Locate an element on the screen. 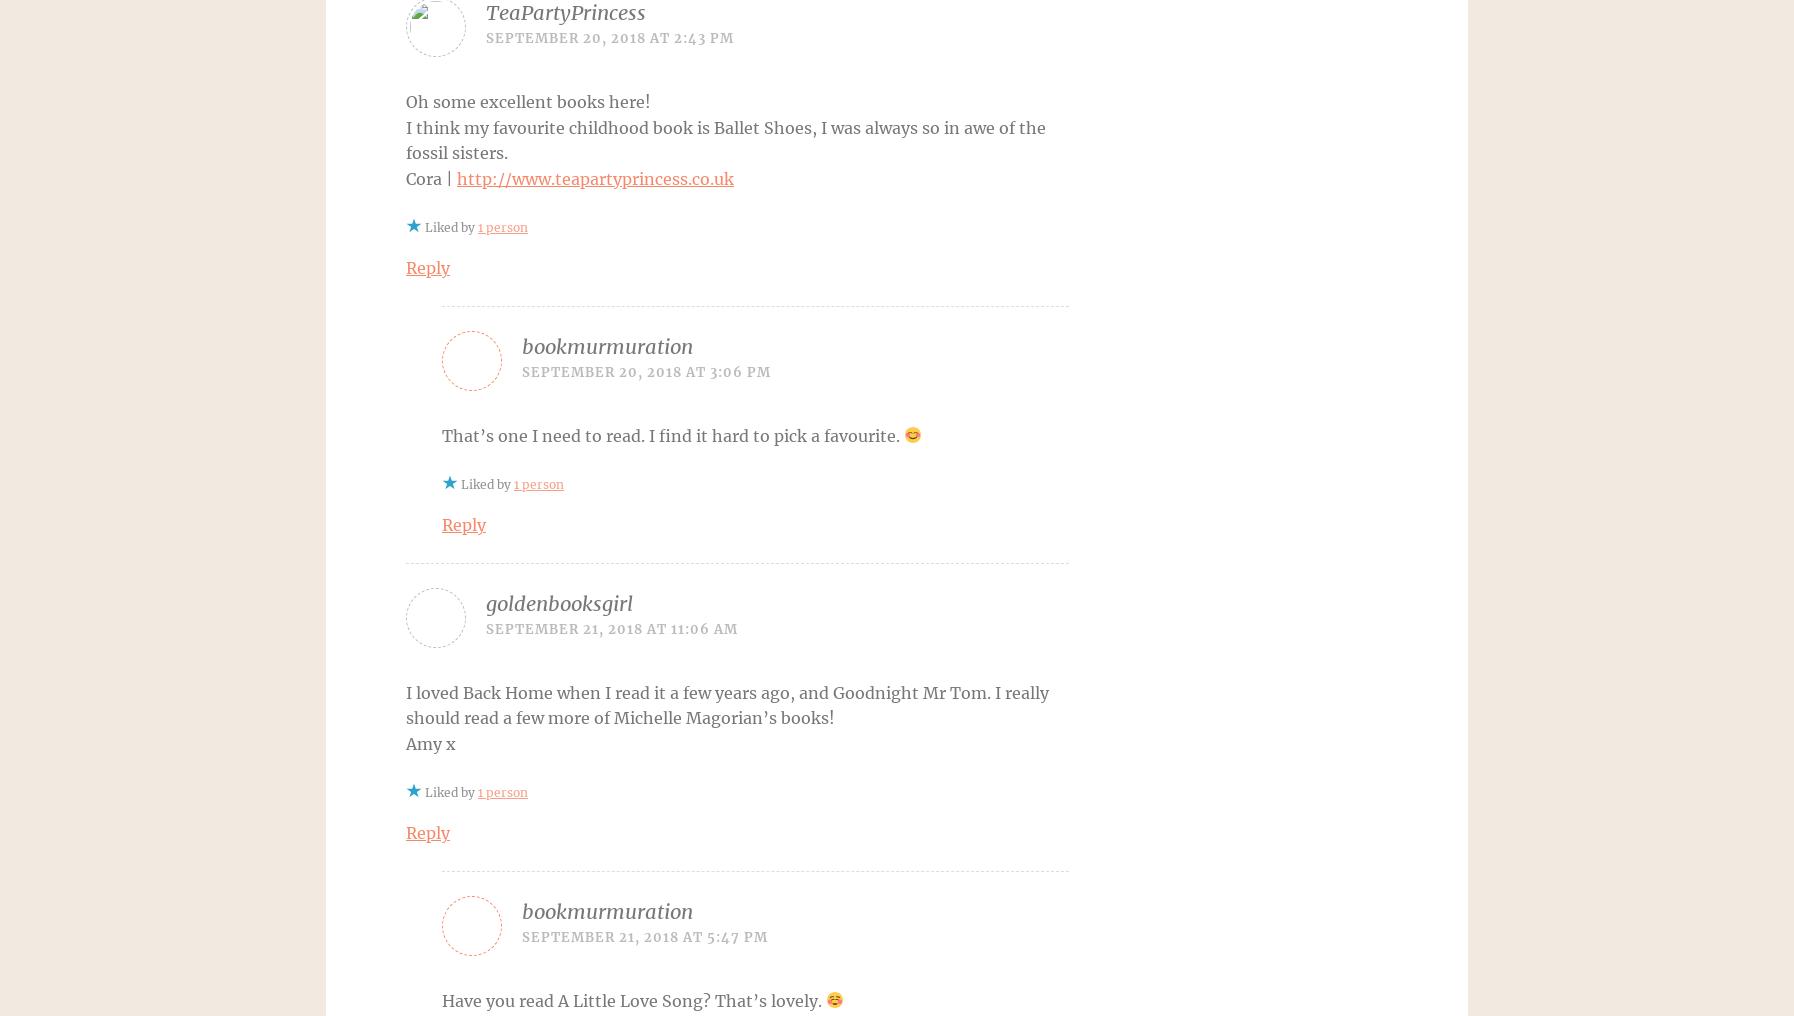  'Have you read A Little Love Song? That’s lovely.' is located at coordinates (633, 1000).